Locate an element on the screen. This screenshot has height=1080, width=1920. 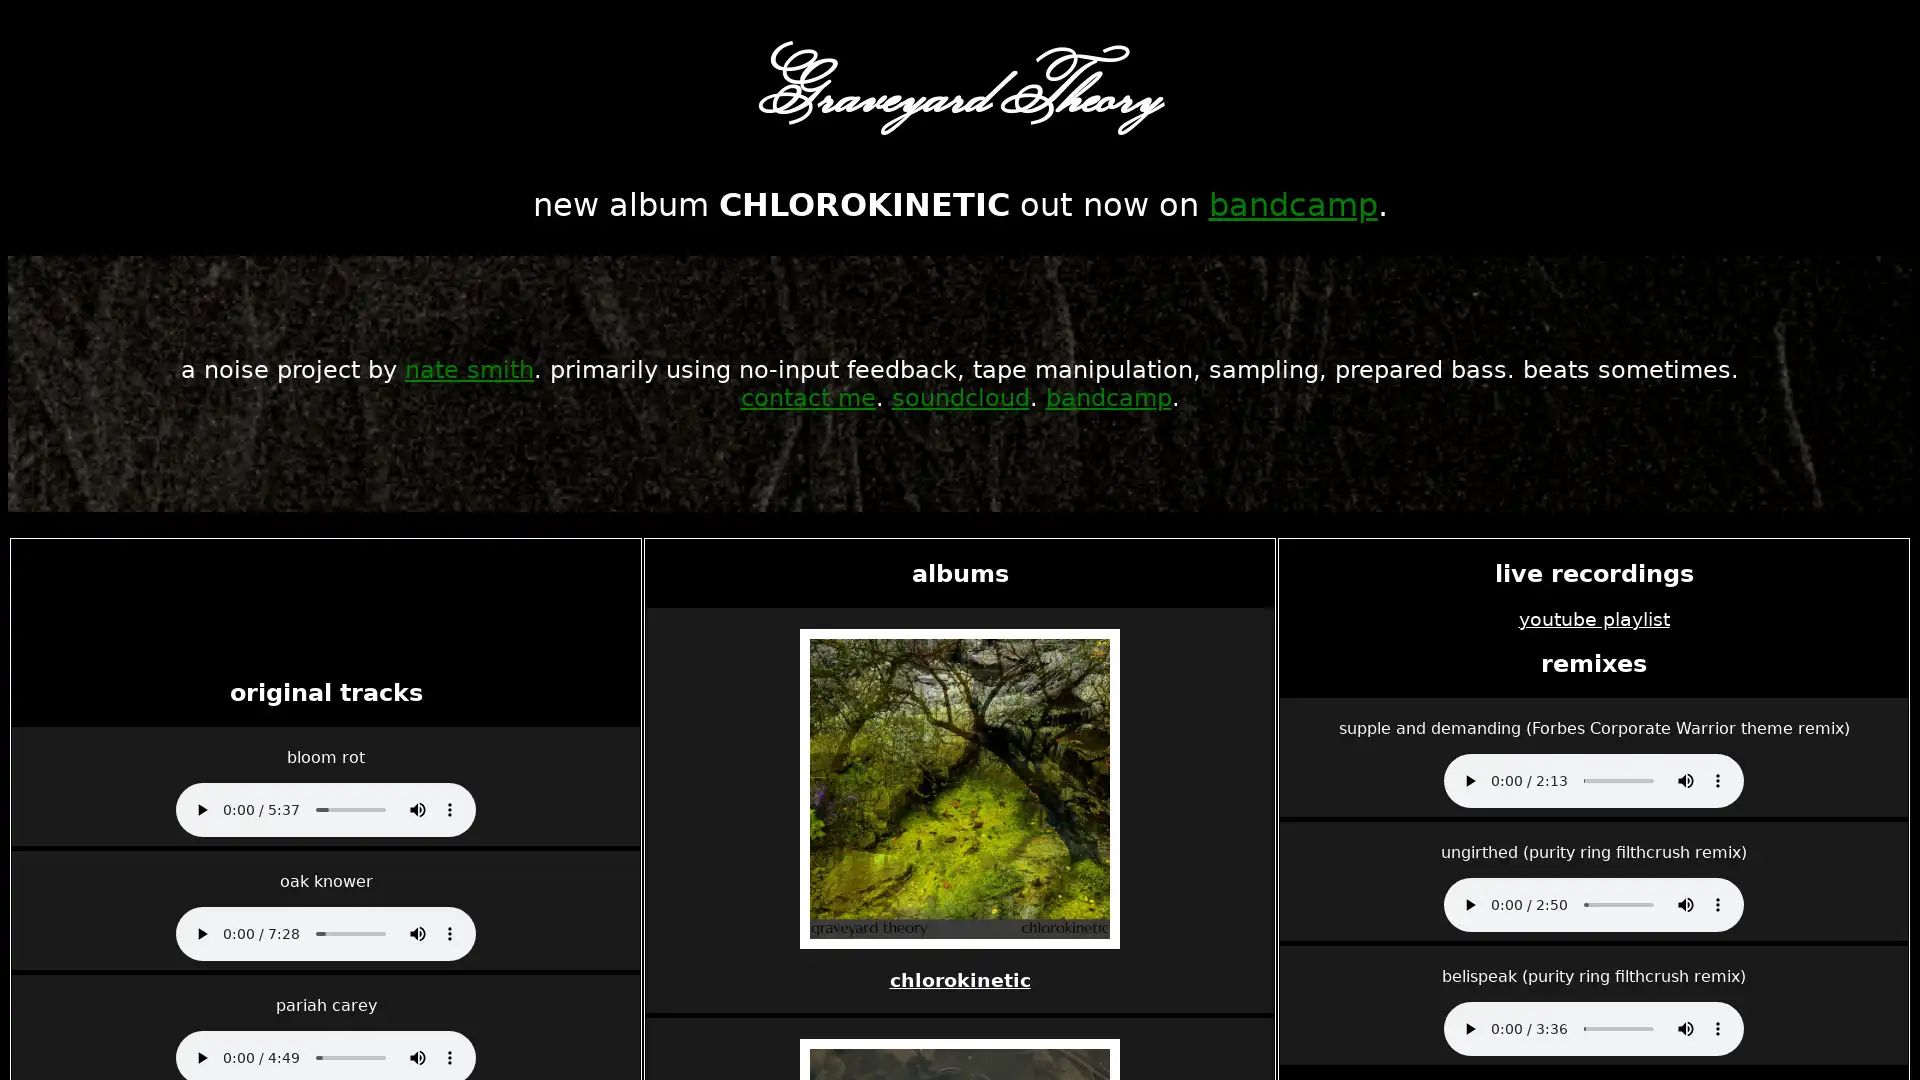
show more media controls is located at coordinates (1717, 779).